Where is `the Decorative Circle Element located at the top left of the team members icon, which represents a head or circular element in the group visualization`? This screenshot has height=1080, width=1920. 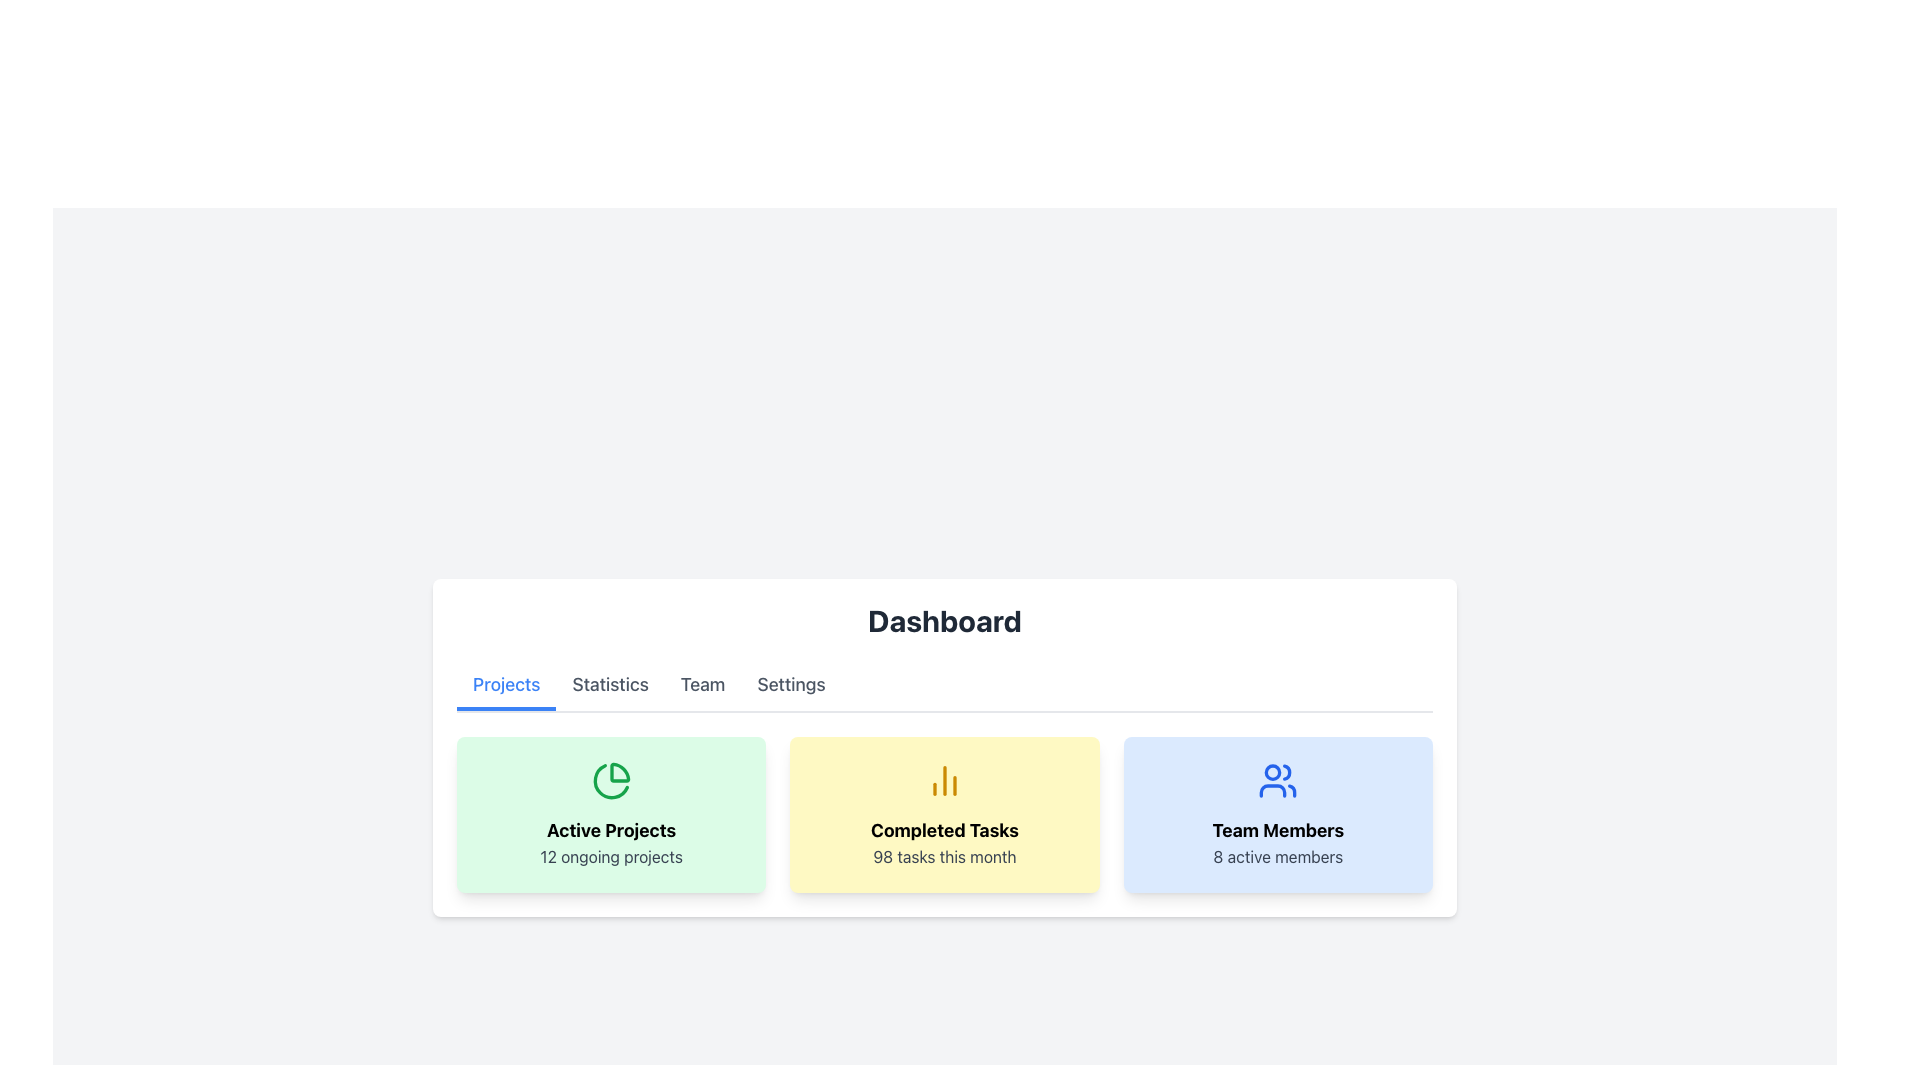
the Decorative Circle Element located at the top left of the team members icon, which represents a head or circular element in the group visualization is located at coordinates (1272, 771).